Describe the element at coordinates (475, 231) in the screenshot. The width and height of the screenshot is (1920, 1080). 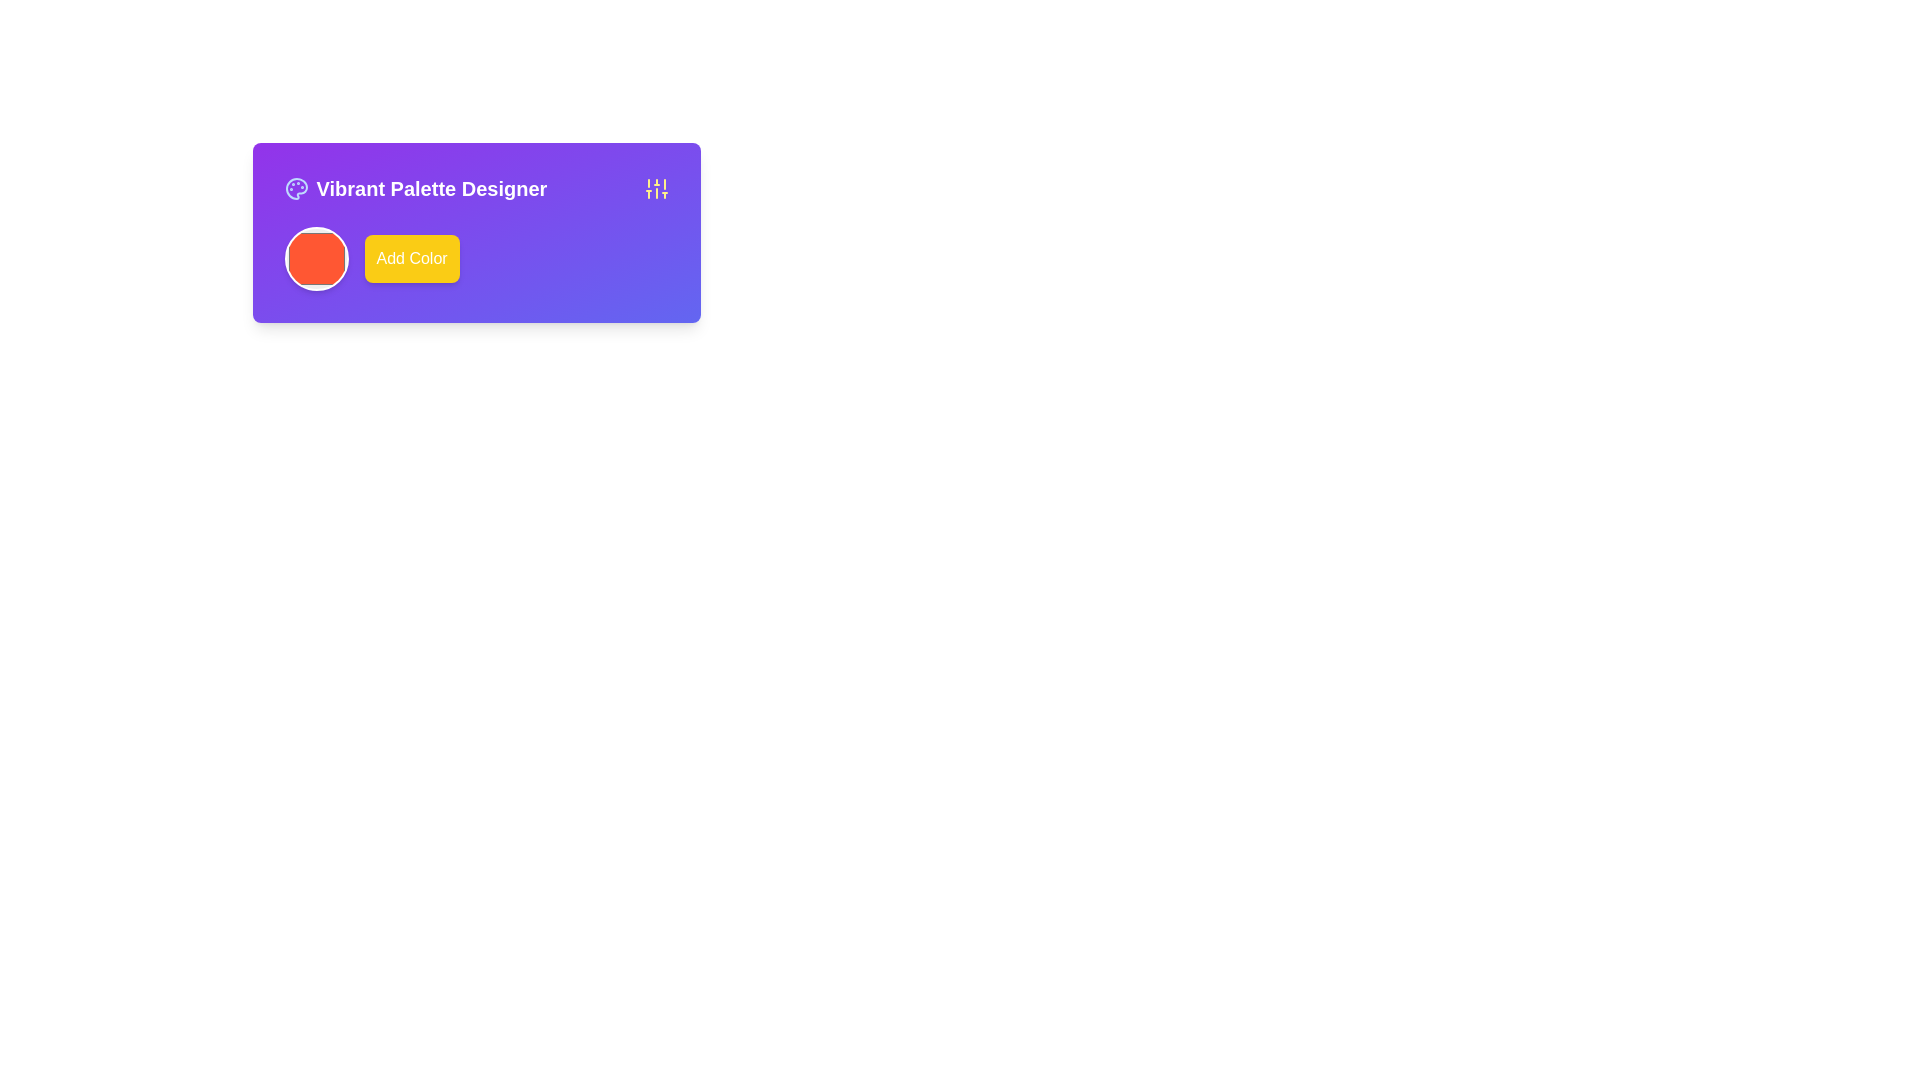
I see `the related settings of the 'Vibrant Palette Designer' card by clicking on the sliders icon embedded within it` at that location.